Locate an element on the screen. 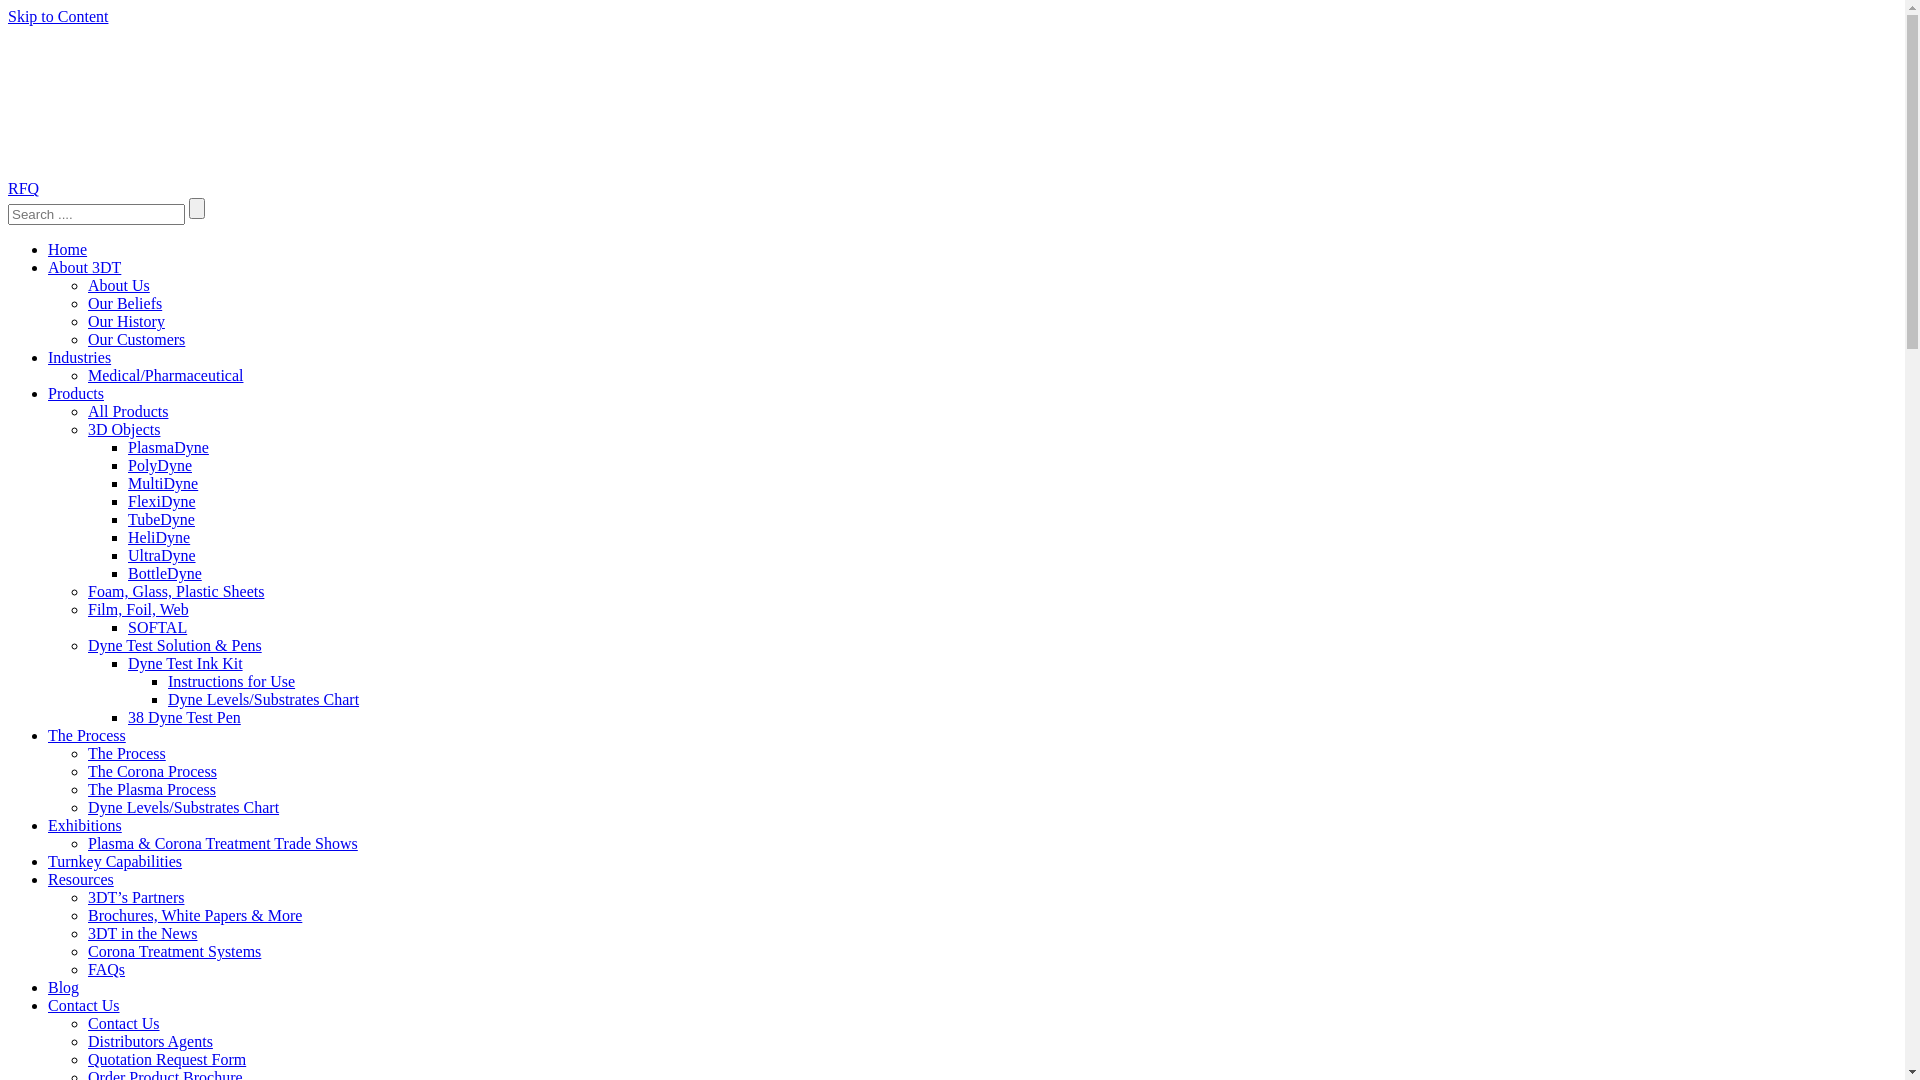 Image resolution: width=1920 pixels, height=1080 pixels. 'SOFTAL' is located at coordinates (156, 626).